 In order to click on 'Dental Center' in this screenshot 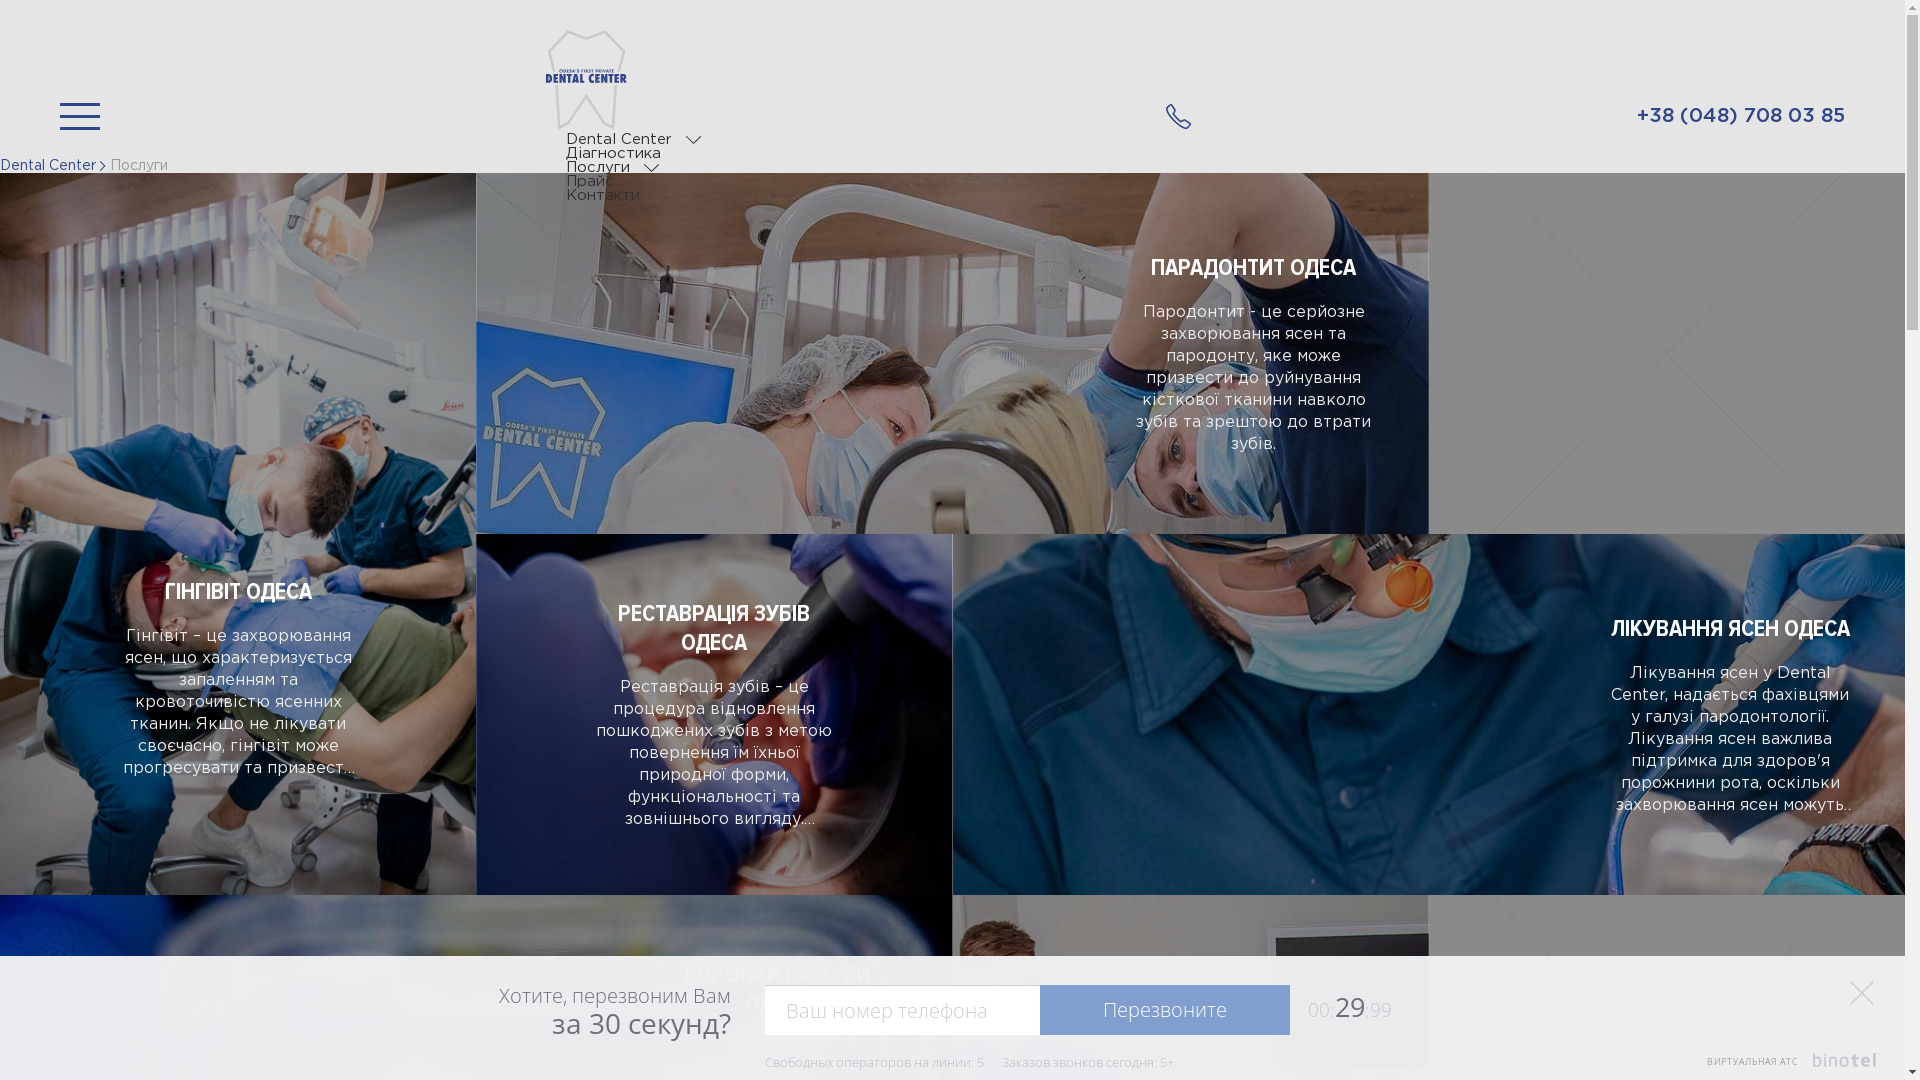, I will do `click(618, 138)`.